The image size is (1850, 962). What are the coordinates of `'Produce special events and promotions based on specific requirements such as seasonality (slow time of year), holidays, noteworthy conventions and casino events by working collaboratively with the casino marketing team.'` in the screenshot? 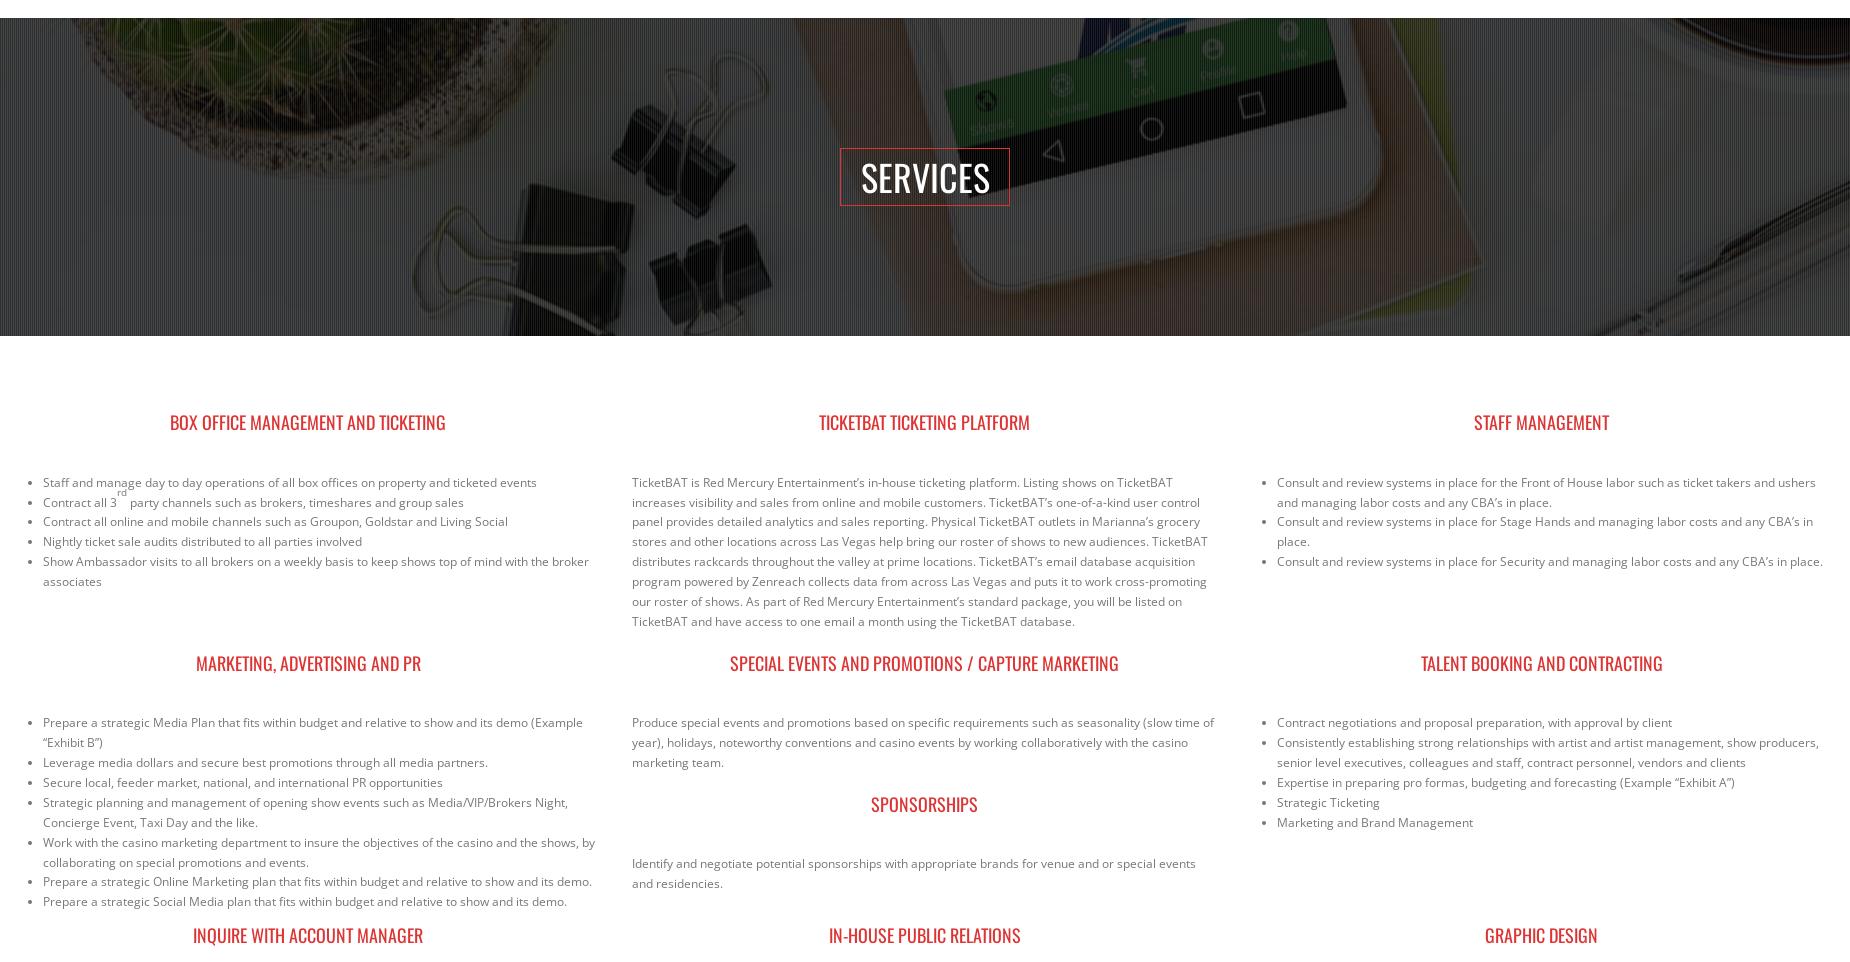 It's located at (922, 742).